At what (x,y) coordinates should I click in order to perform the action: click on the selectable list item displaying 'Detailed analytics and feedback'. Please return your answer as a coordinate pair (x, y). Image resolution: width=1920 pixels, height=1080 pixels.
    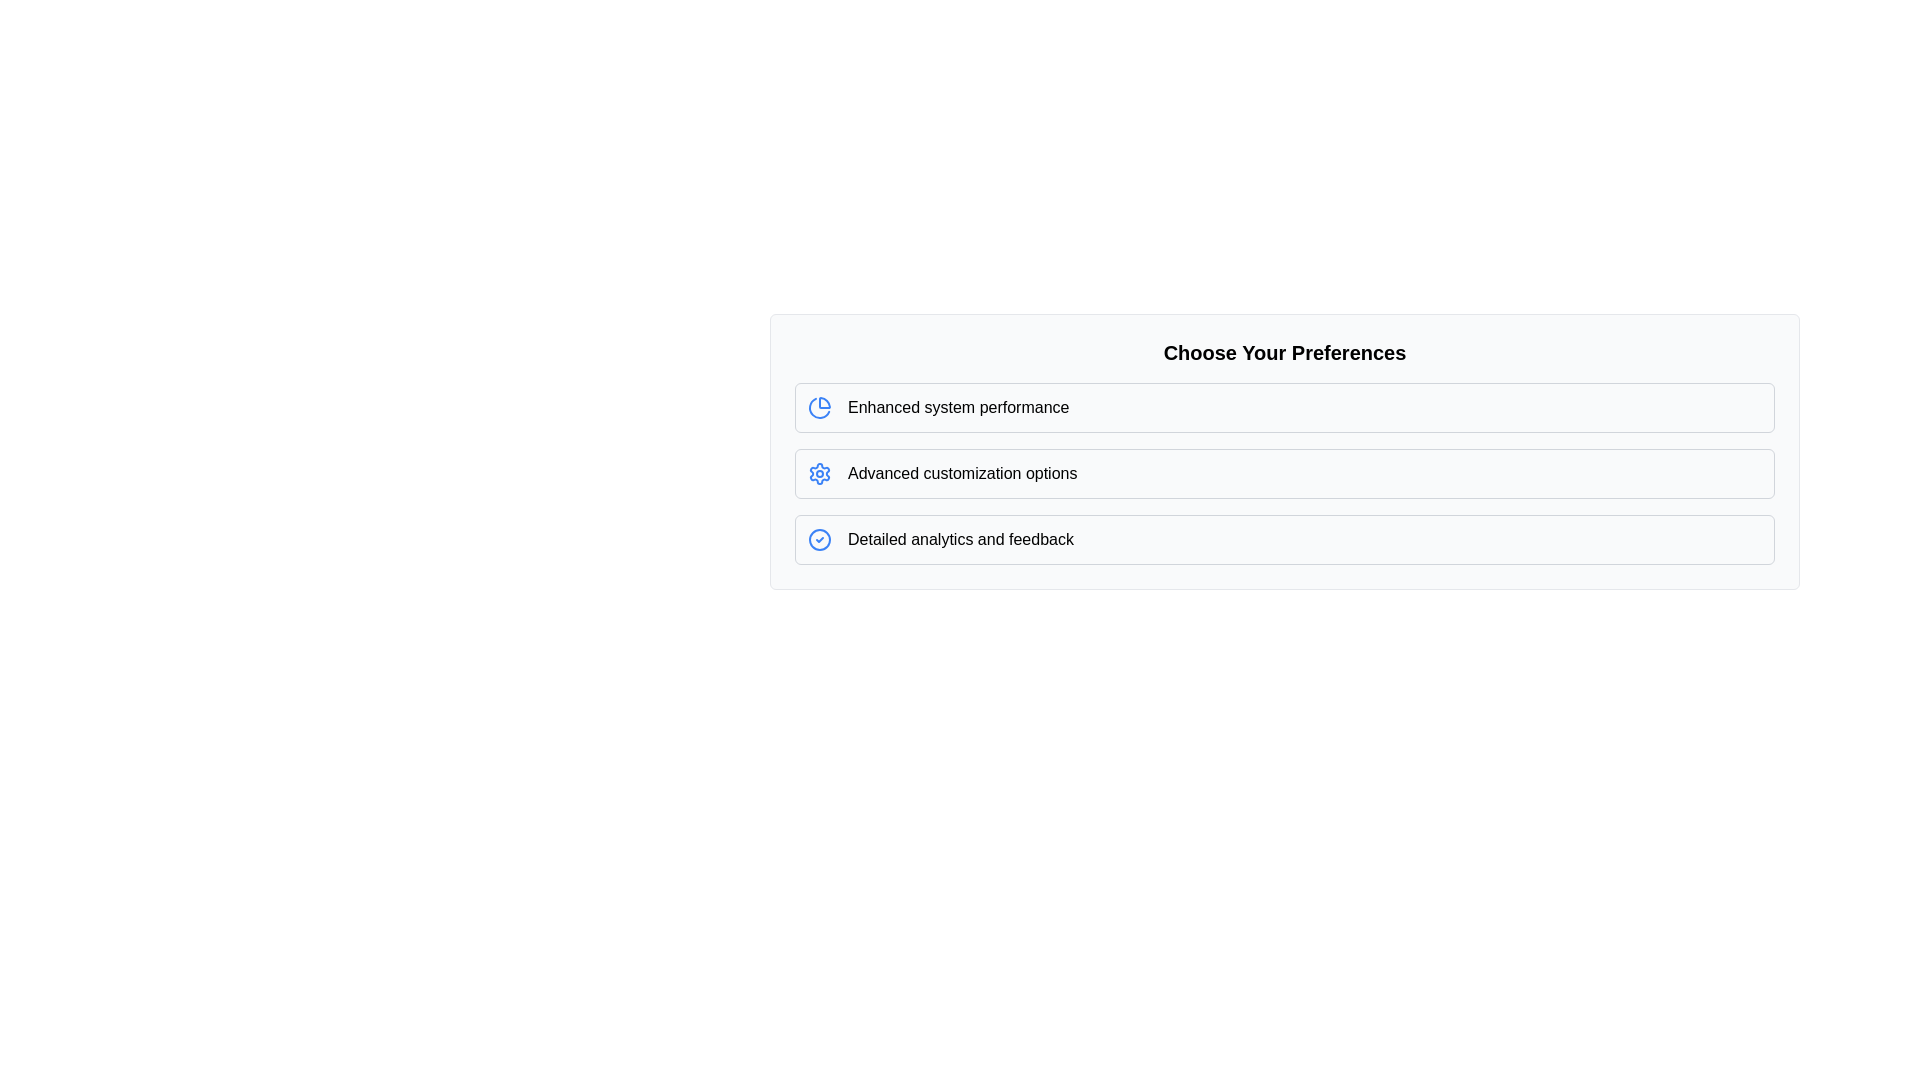
    Looking at the image, I should click on (1285, 540).